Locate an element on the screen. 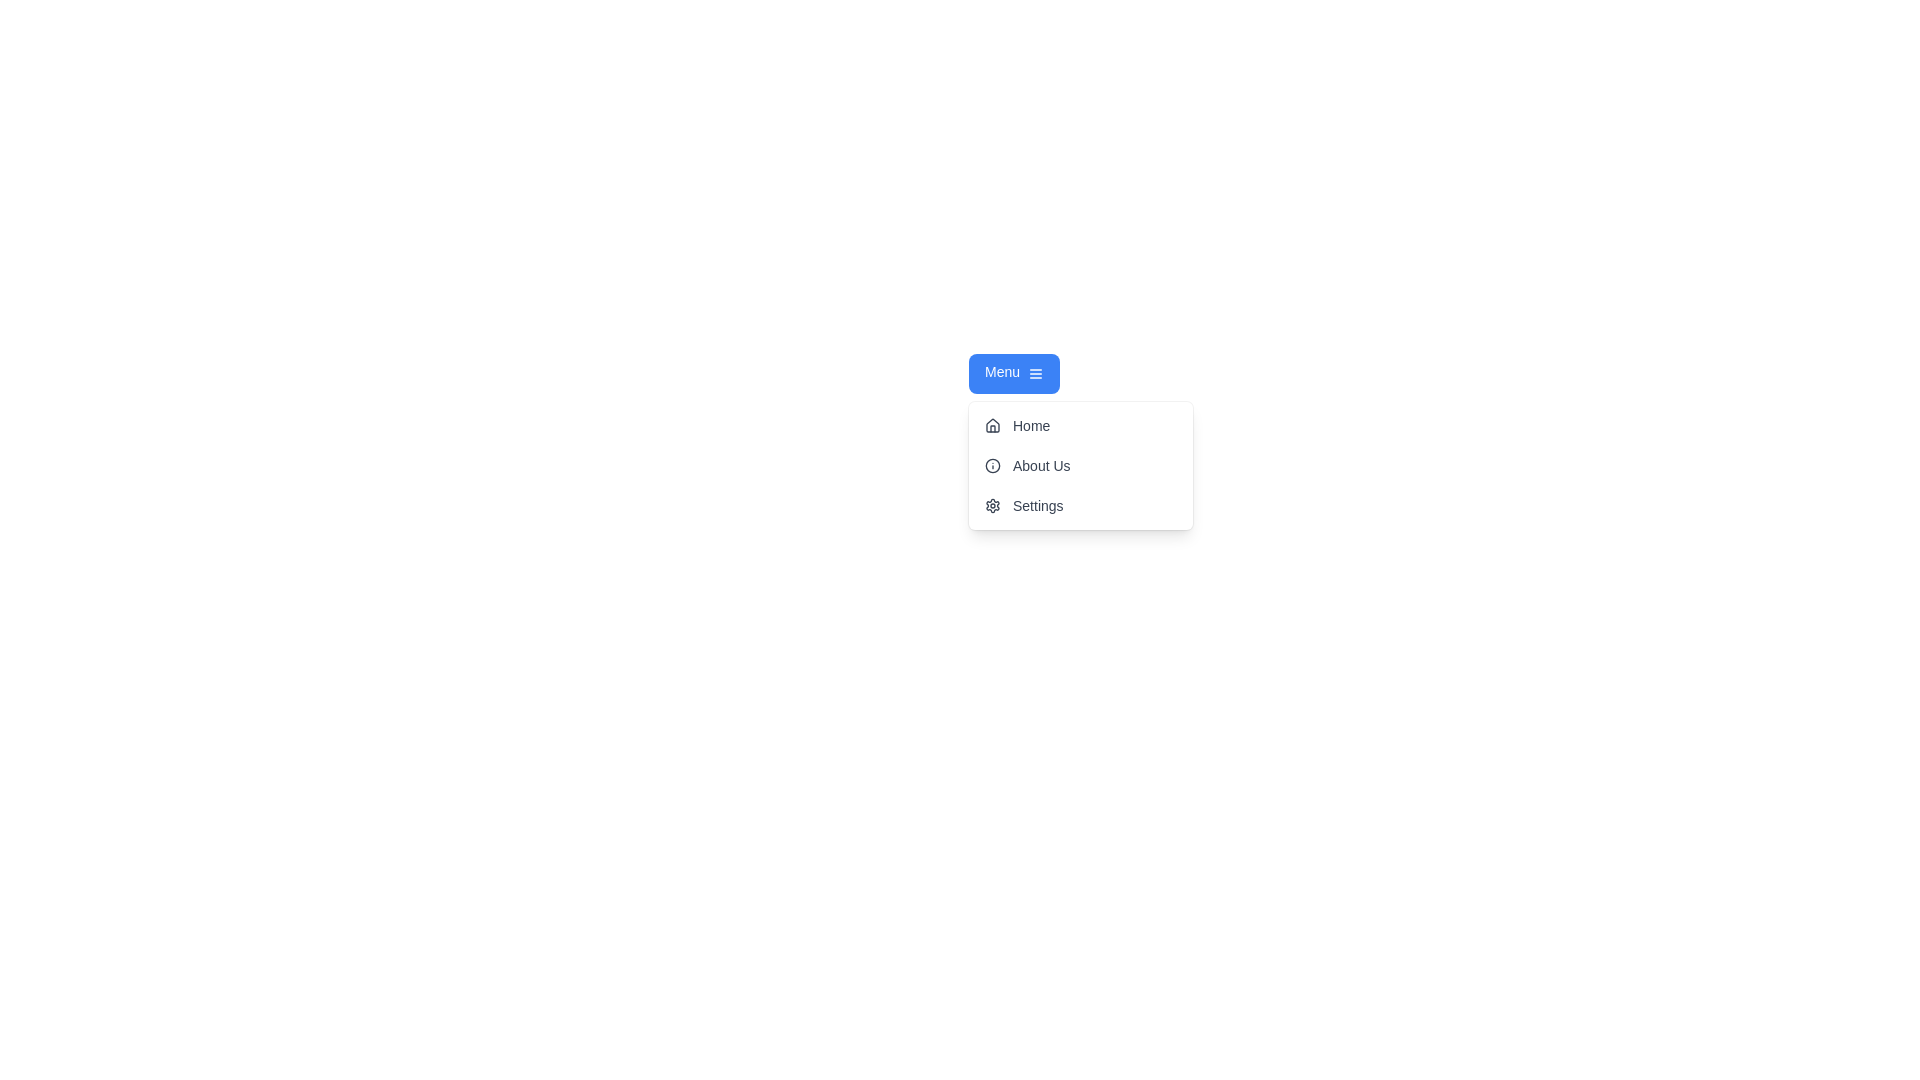  the rectangular blue button labeled 'Menu' is located at coordinates (1014, 374).